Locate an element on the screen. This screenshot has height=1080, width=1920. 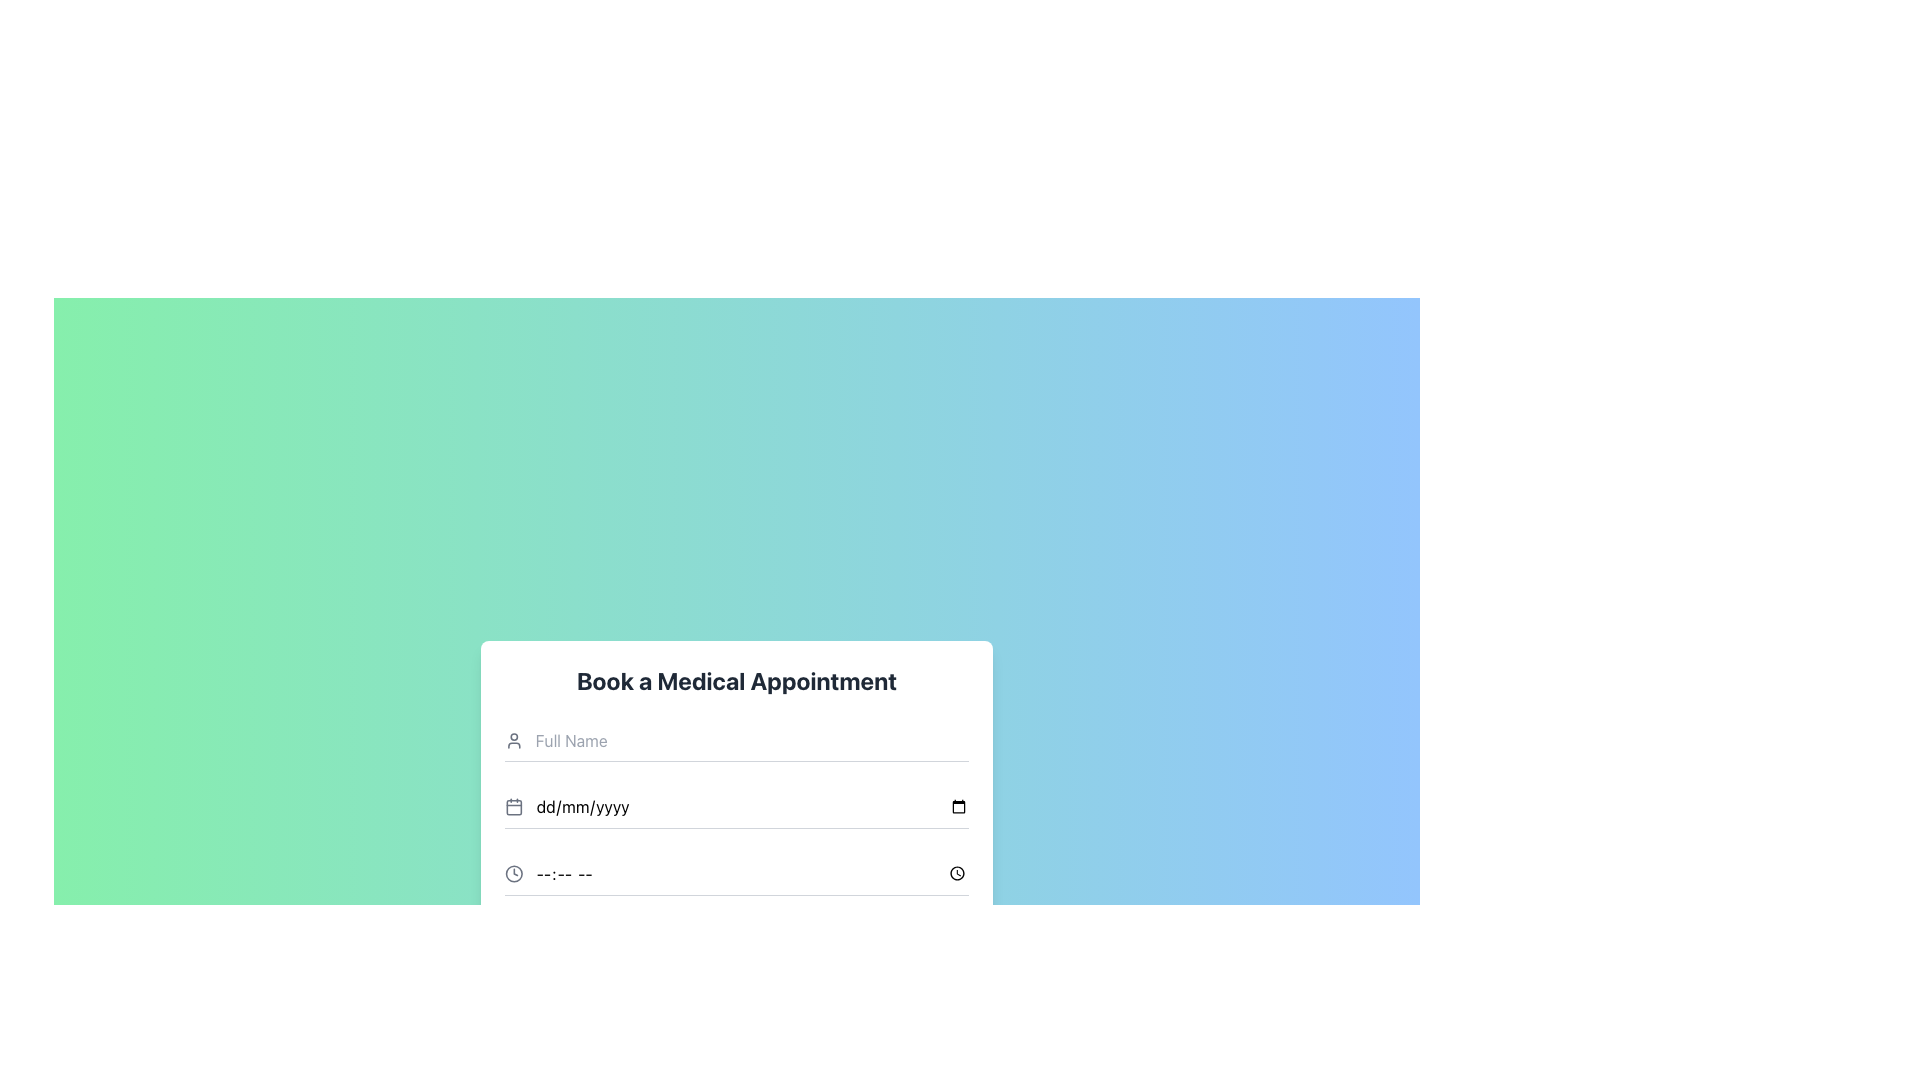
the user icon, which is a minimalist grey outline of a person located to the left of the 'Full Name' input field is located at coordinates (514, 740).